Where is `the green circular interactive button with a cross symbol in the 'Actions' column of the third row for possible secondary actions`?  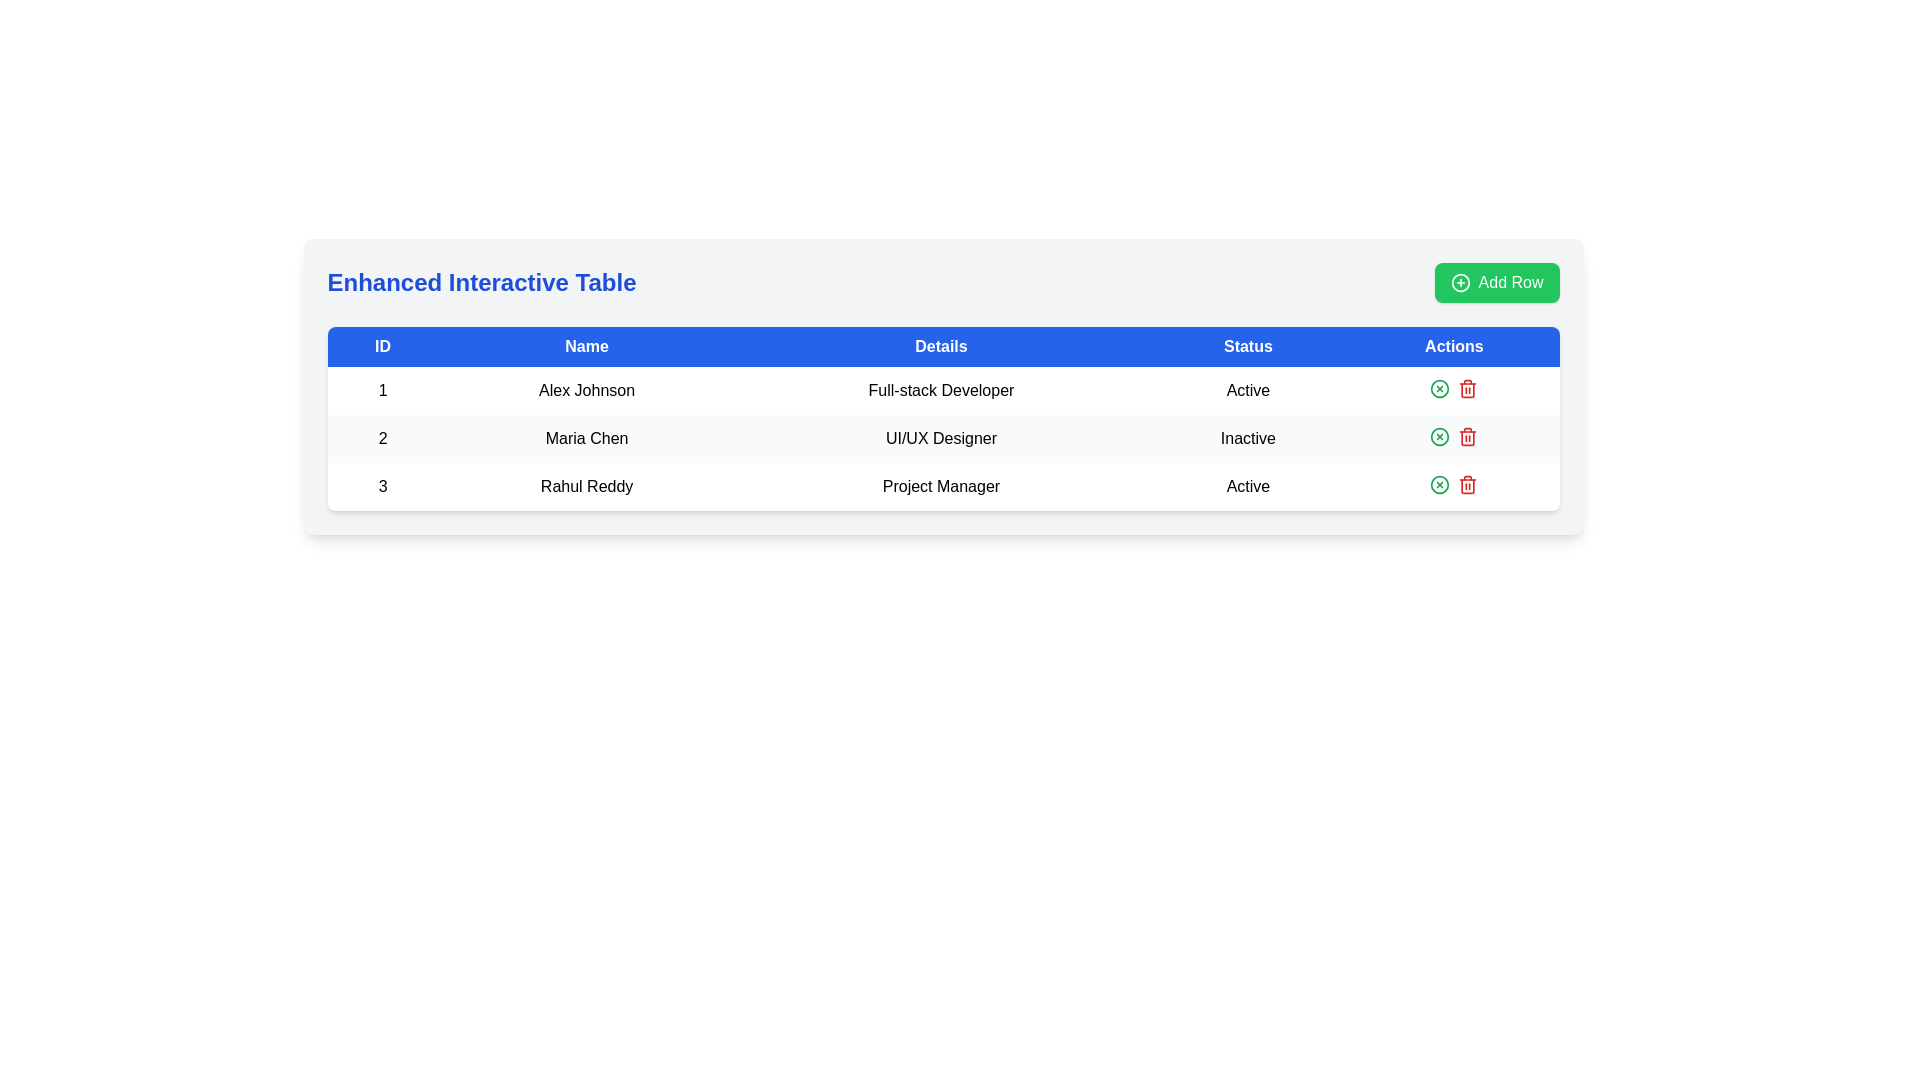
the green circular interactive button with a cross symbol in the 'Actions' column of the third row for possible secondary actions is located at coordinates (1440, 485).